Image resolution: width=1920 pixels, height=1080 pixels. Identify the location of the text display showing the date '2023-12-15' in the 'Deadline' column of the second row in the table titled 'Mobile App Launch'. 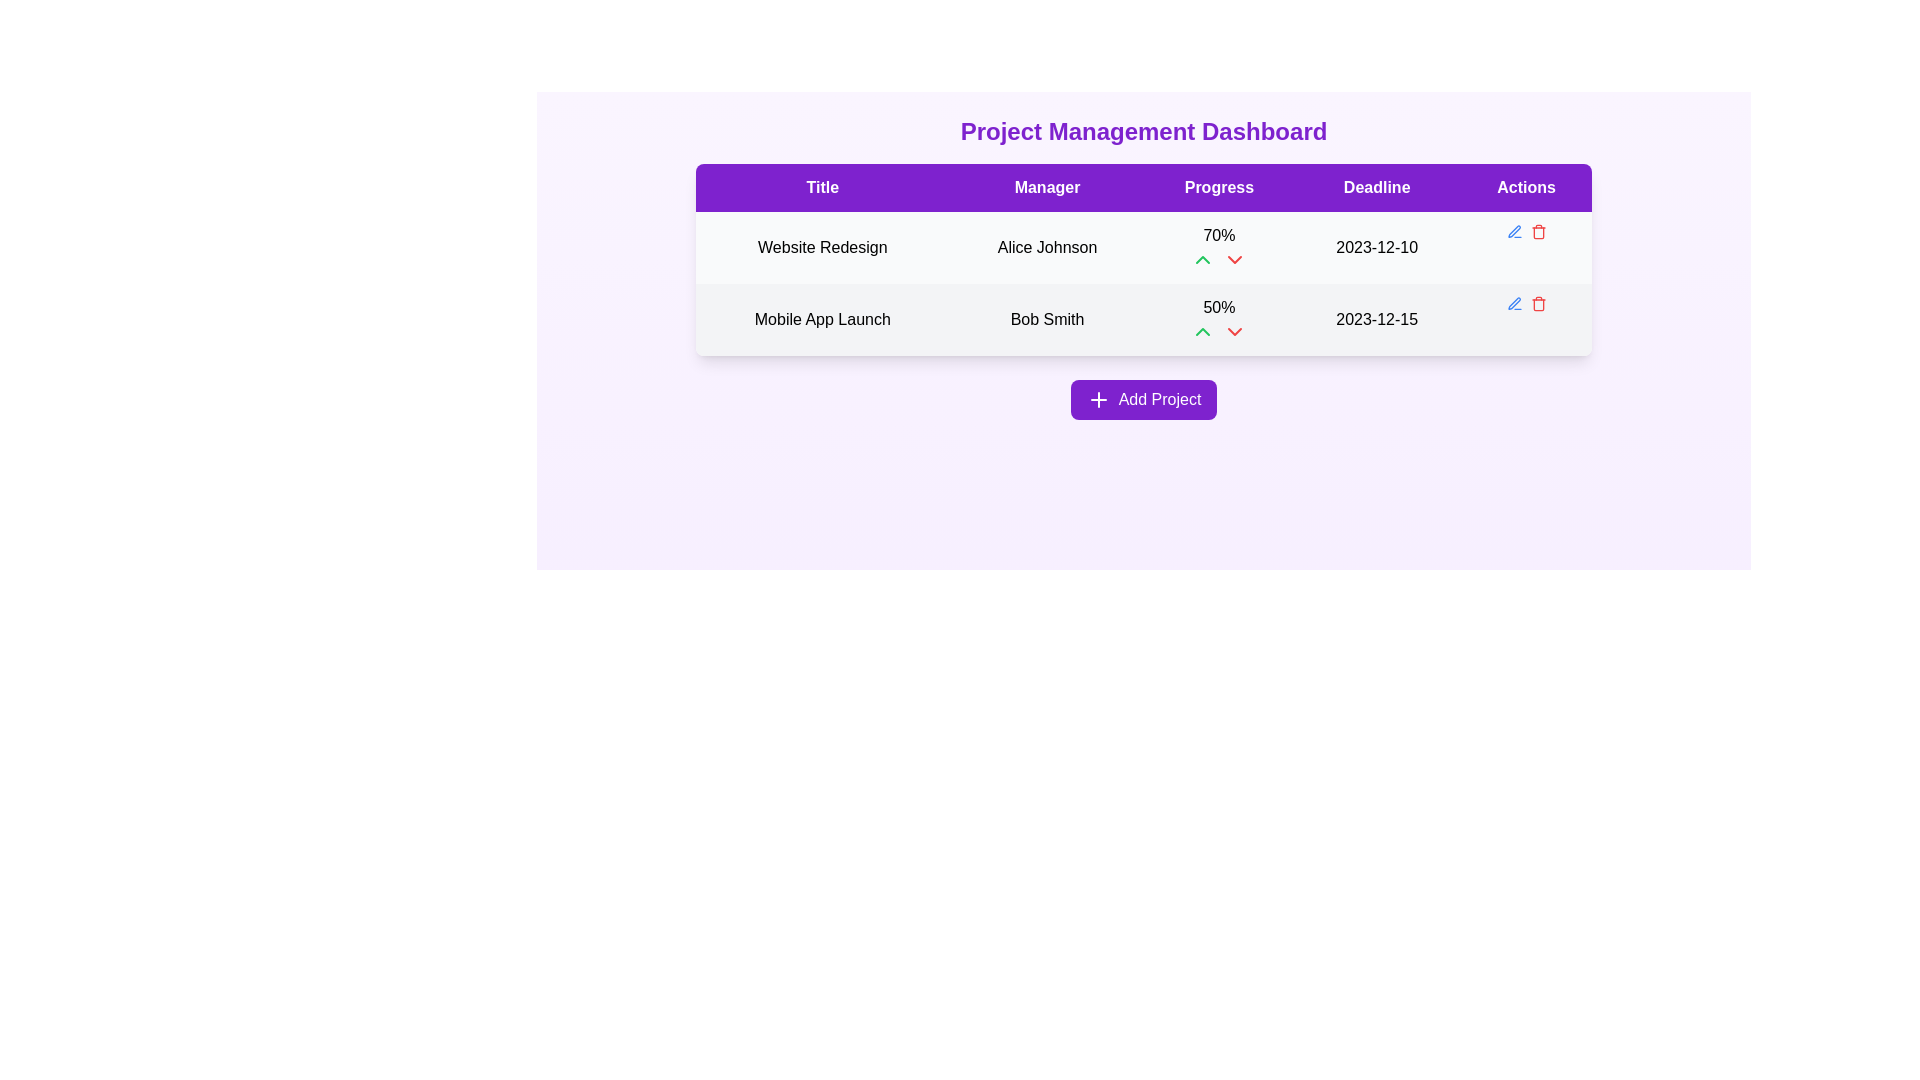
(1376, 319).